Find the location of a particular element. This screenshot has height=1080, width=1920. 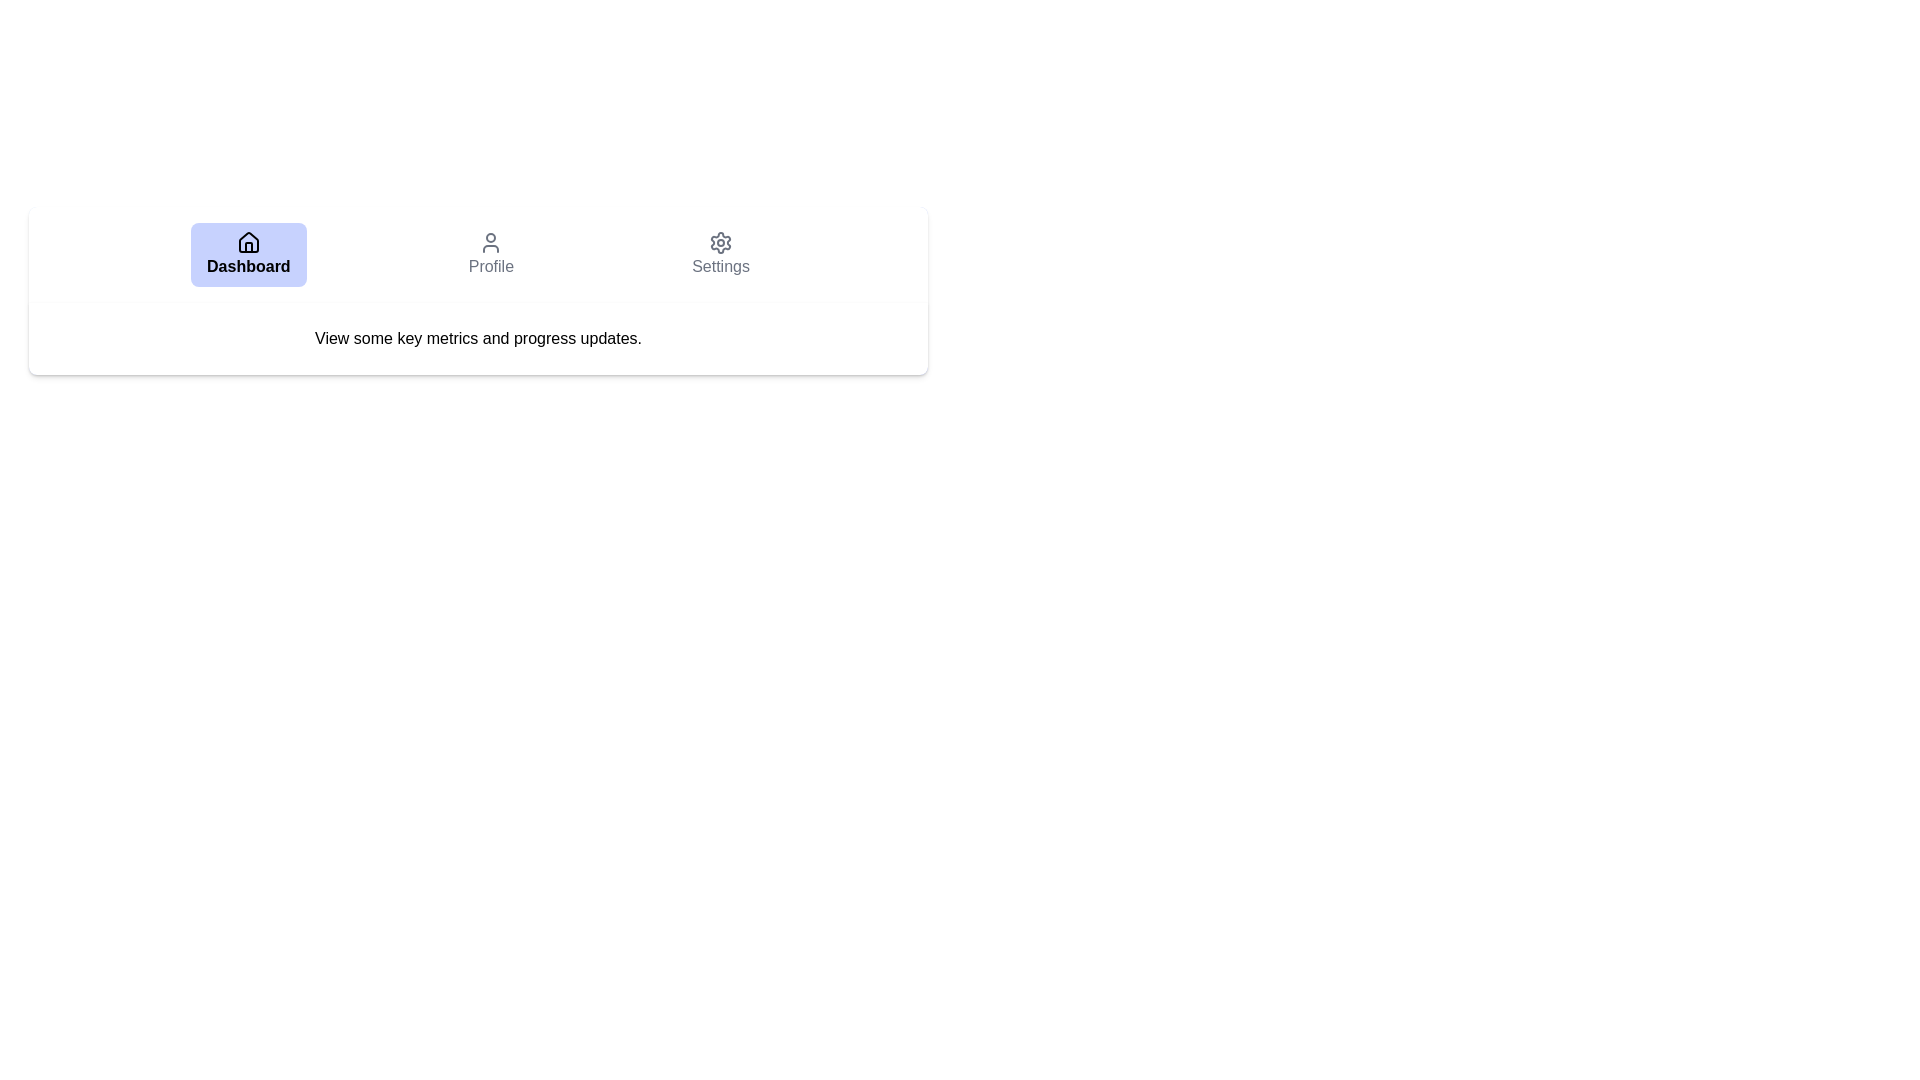

the Profile tab by clicking on its button is located at coordinates (490, 253).